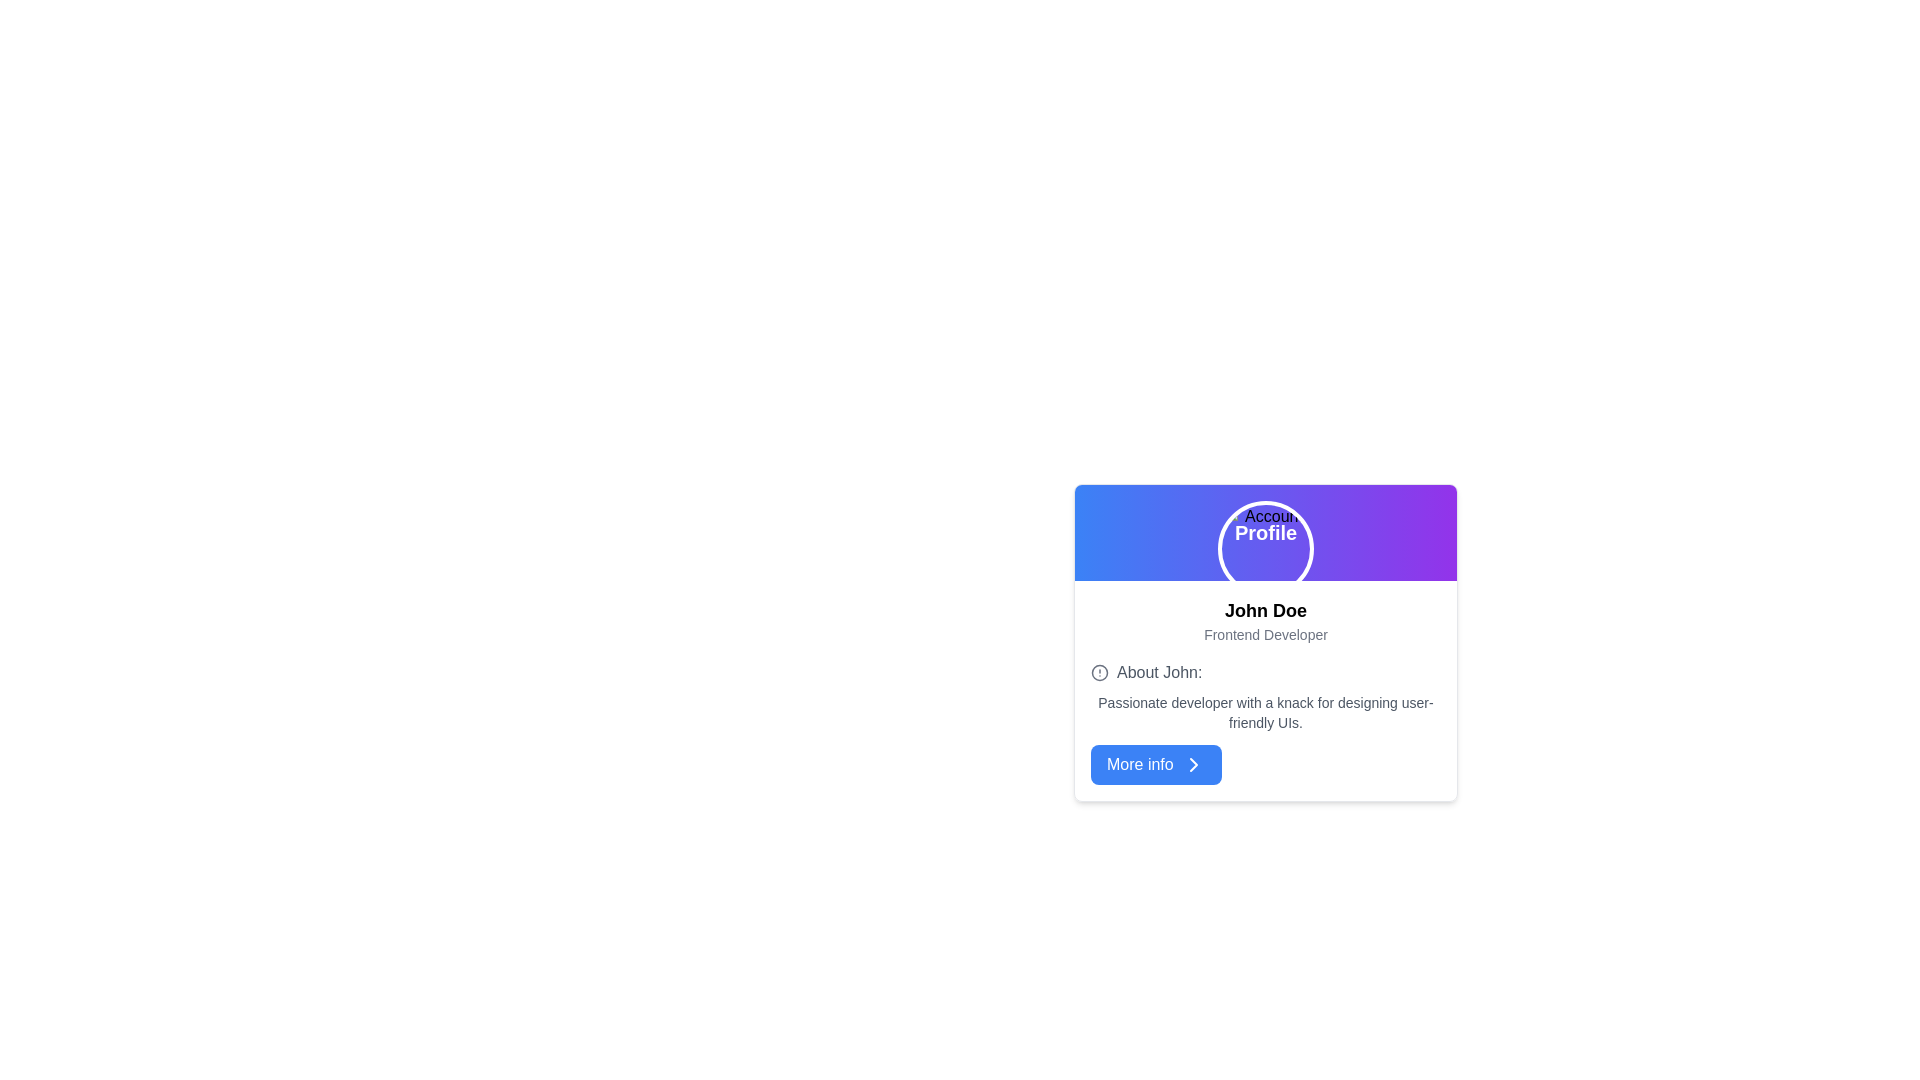  Describe the element at coordinates (1265, 548) in the screenshot. I see `the profile picture image element located at the top of the user account card, which visually represents the user` at that location.